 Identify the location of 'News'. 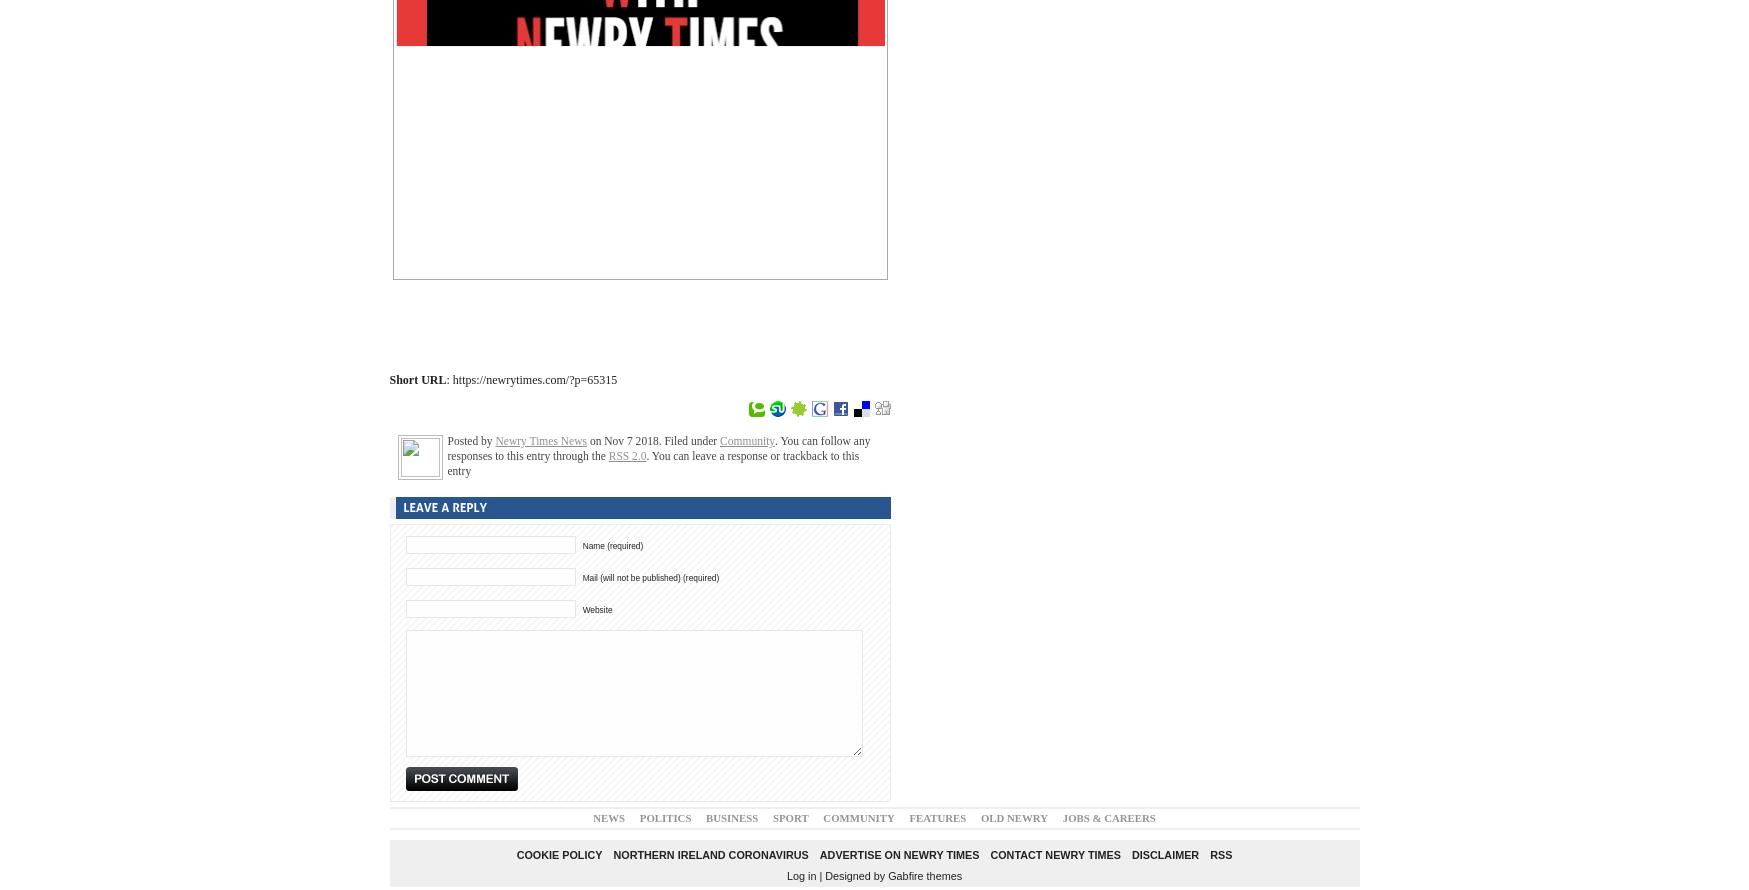
(609, 816).